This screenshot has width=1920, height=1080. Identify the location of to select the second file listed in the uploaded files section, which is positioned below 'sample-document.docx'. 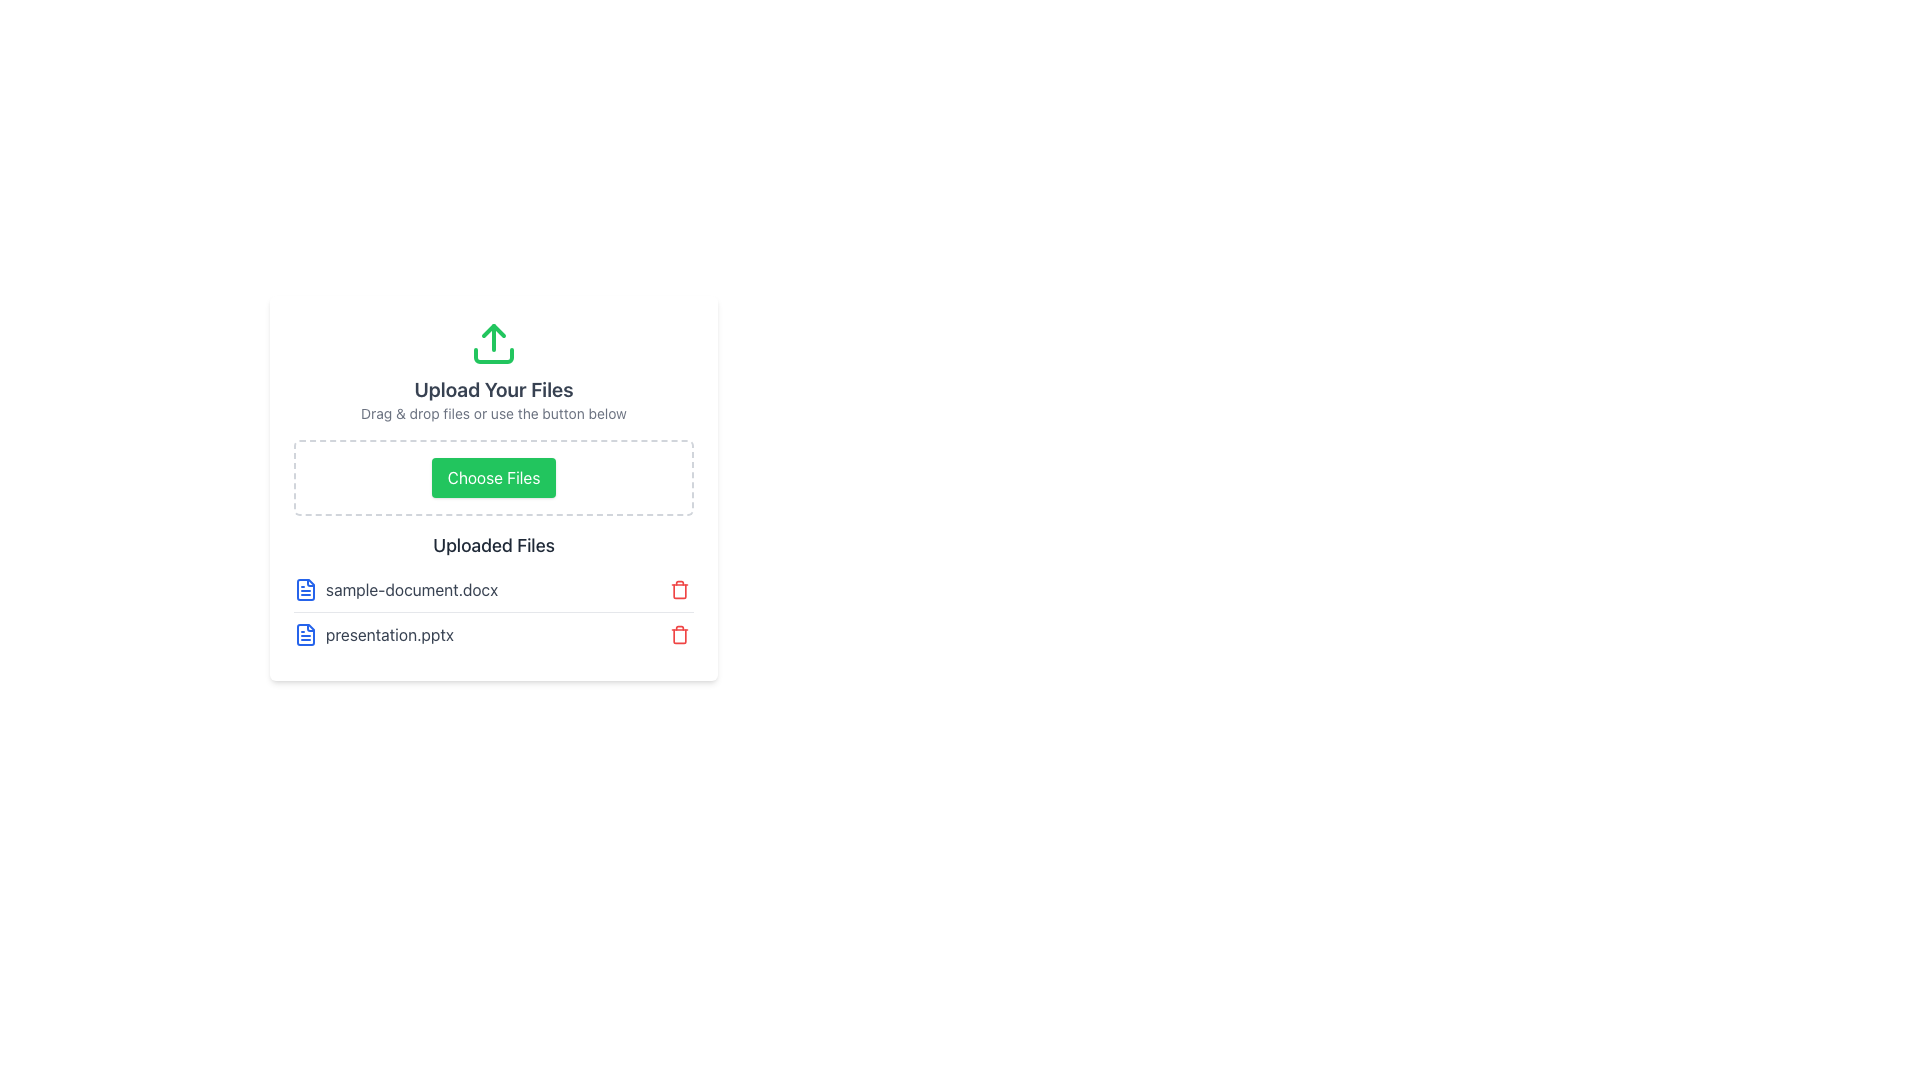
(374, 635).